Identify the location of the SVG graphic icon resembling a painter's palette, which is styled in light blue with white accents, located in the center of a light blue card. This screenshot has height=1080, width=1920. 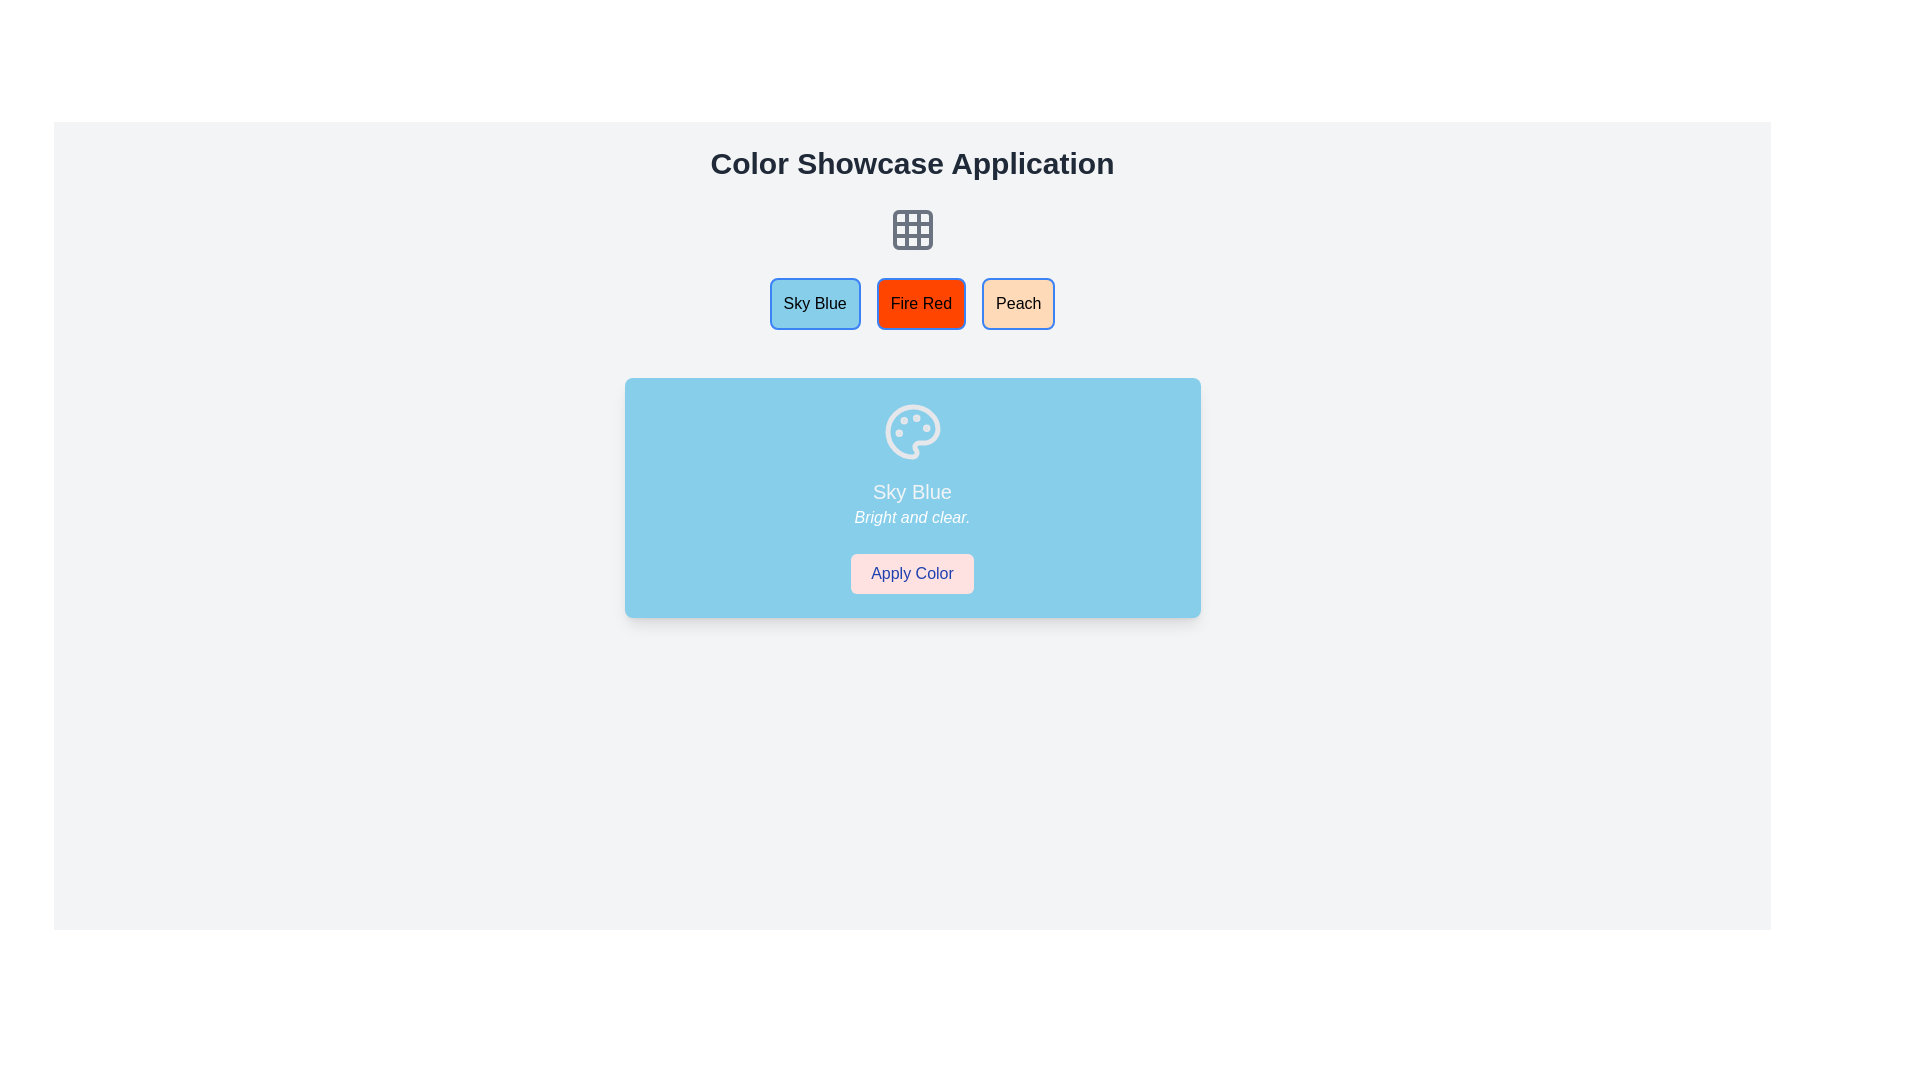
(911, 431).